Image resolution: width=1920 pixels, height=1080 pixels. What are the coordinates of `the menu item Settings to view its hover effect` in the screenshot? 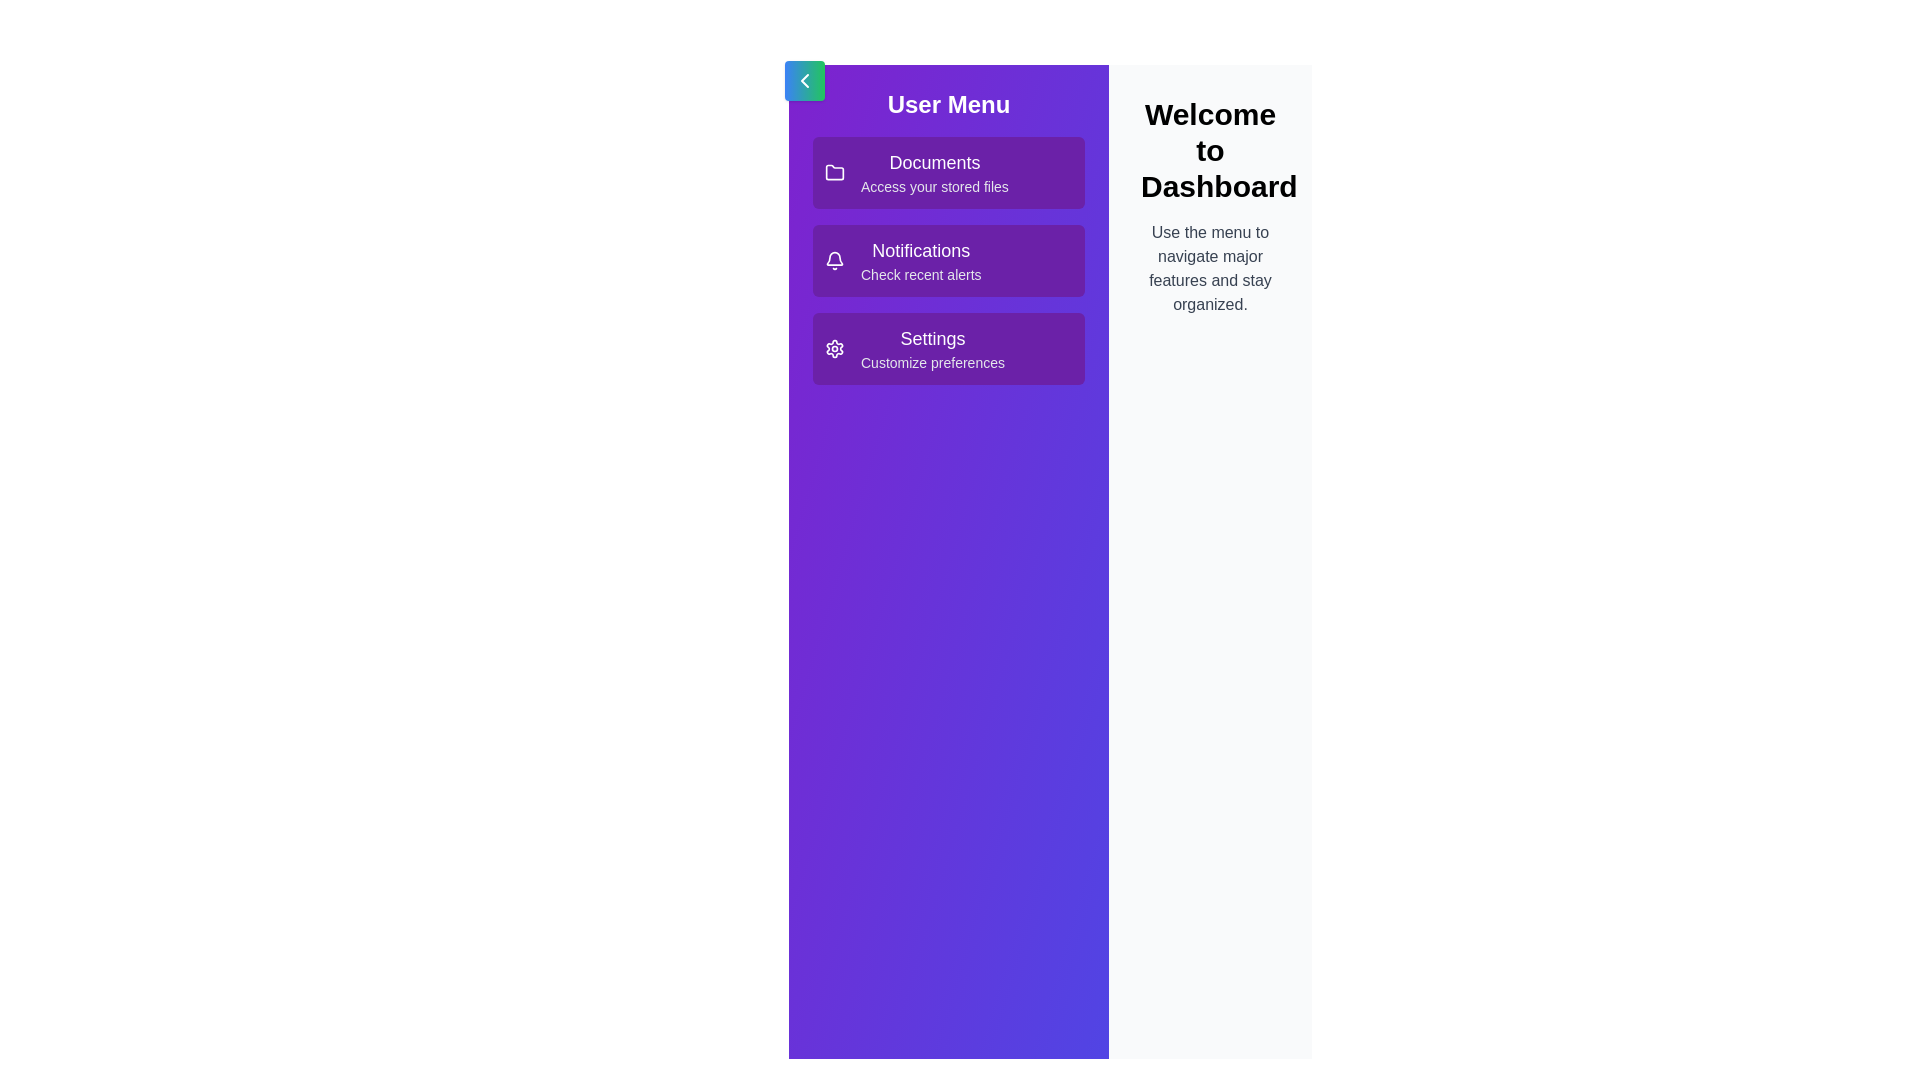 It's located at (948, 347).